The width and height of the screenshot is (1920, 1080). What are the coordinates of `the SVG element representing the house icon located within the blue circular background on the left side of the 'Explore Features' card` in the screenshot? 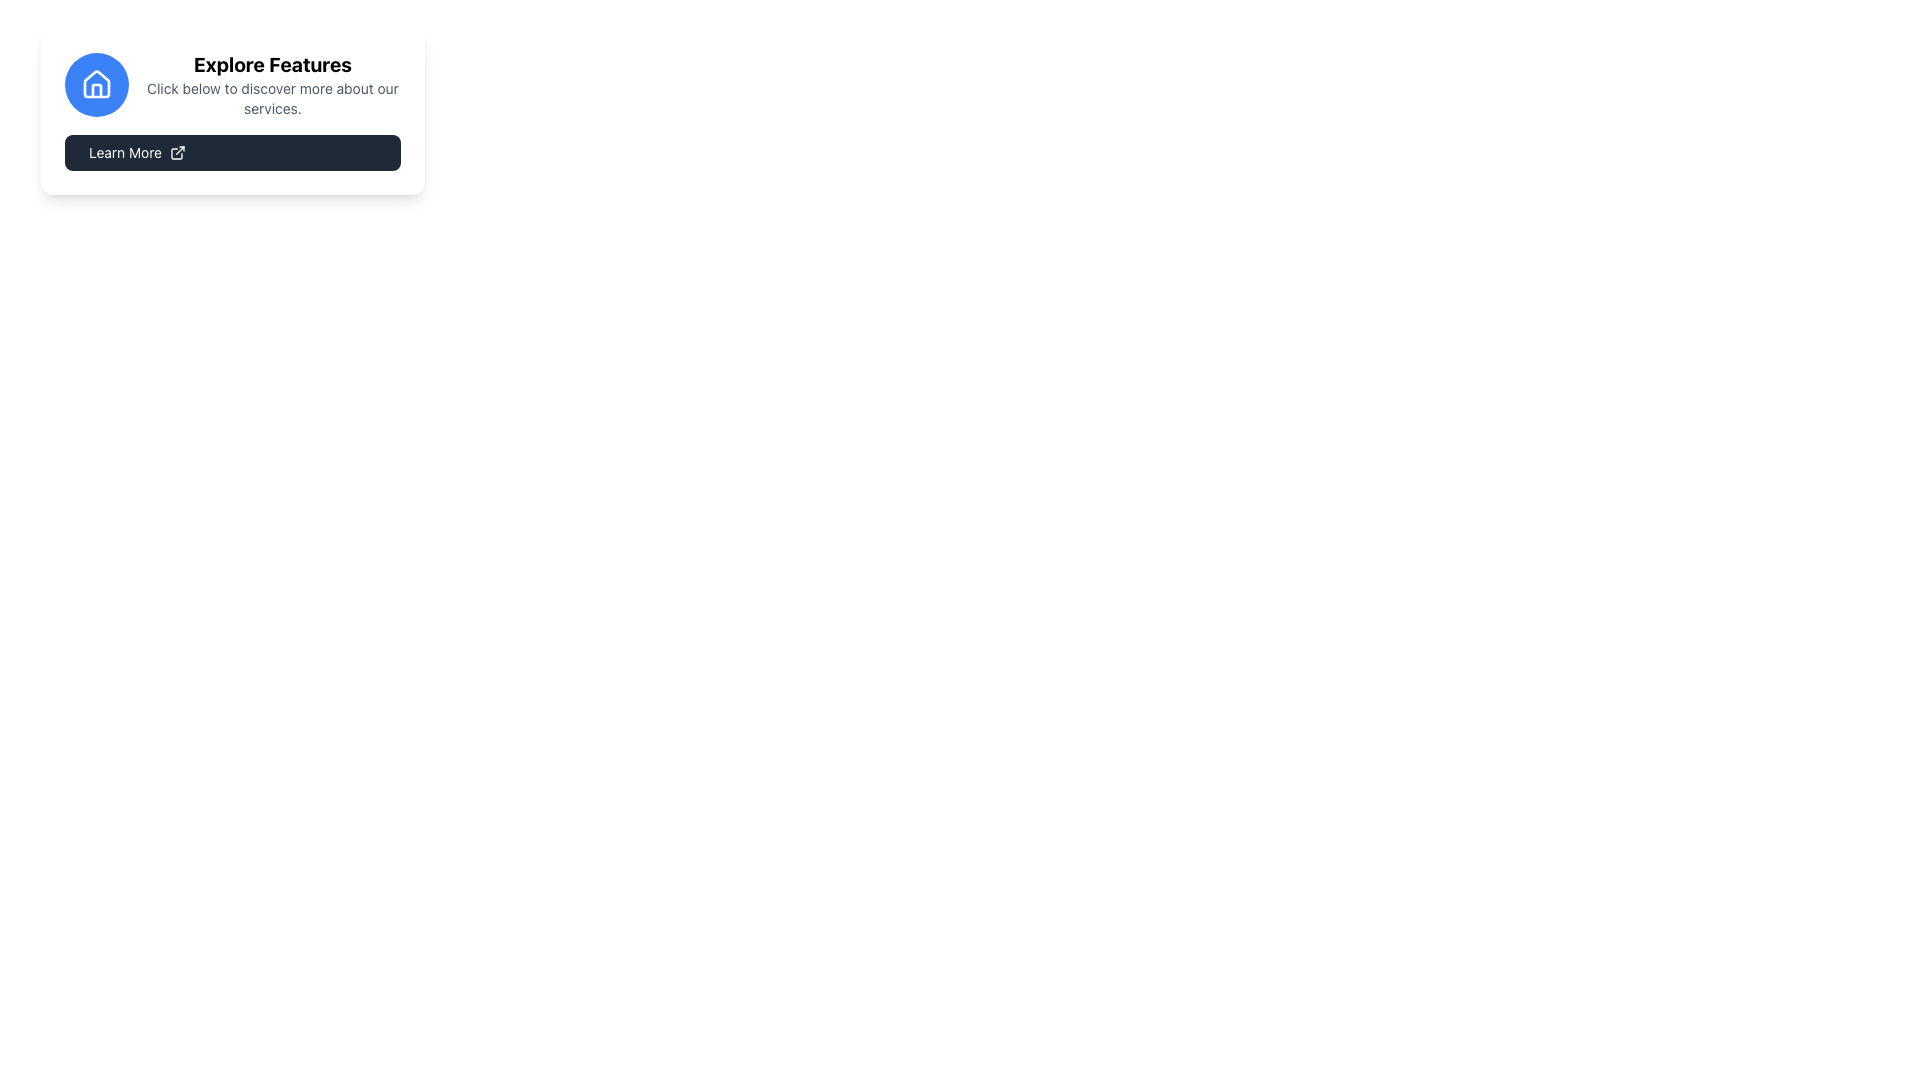 It's located at (95, 83).